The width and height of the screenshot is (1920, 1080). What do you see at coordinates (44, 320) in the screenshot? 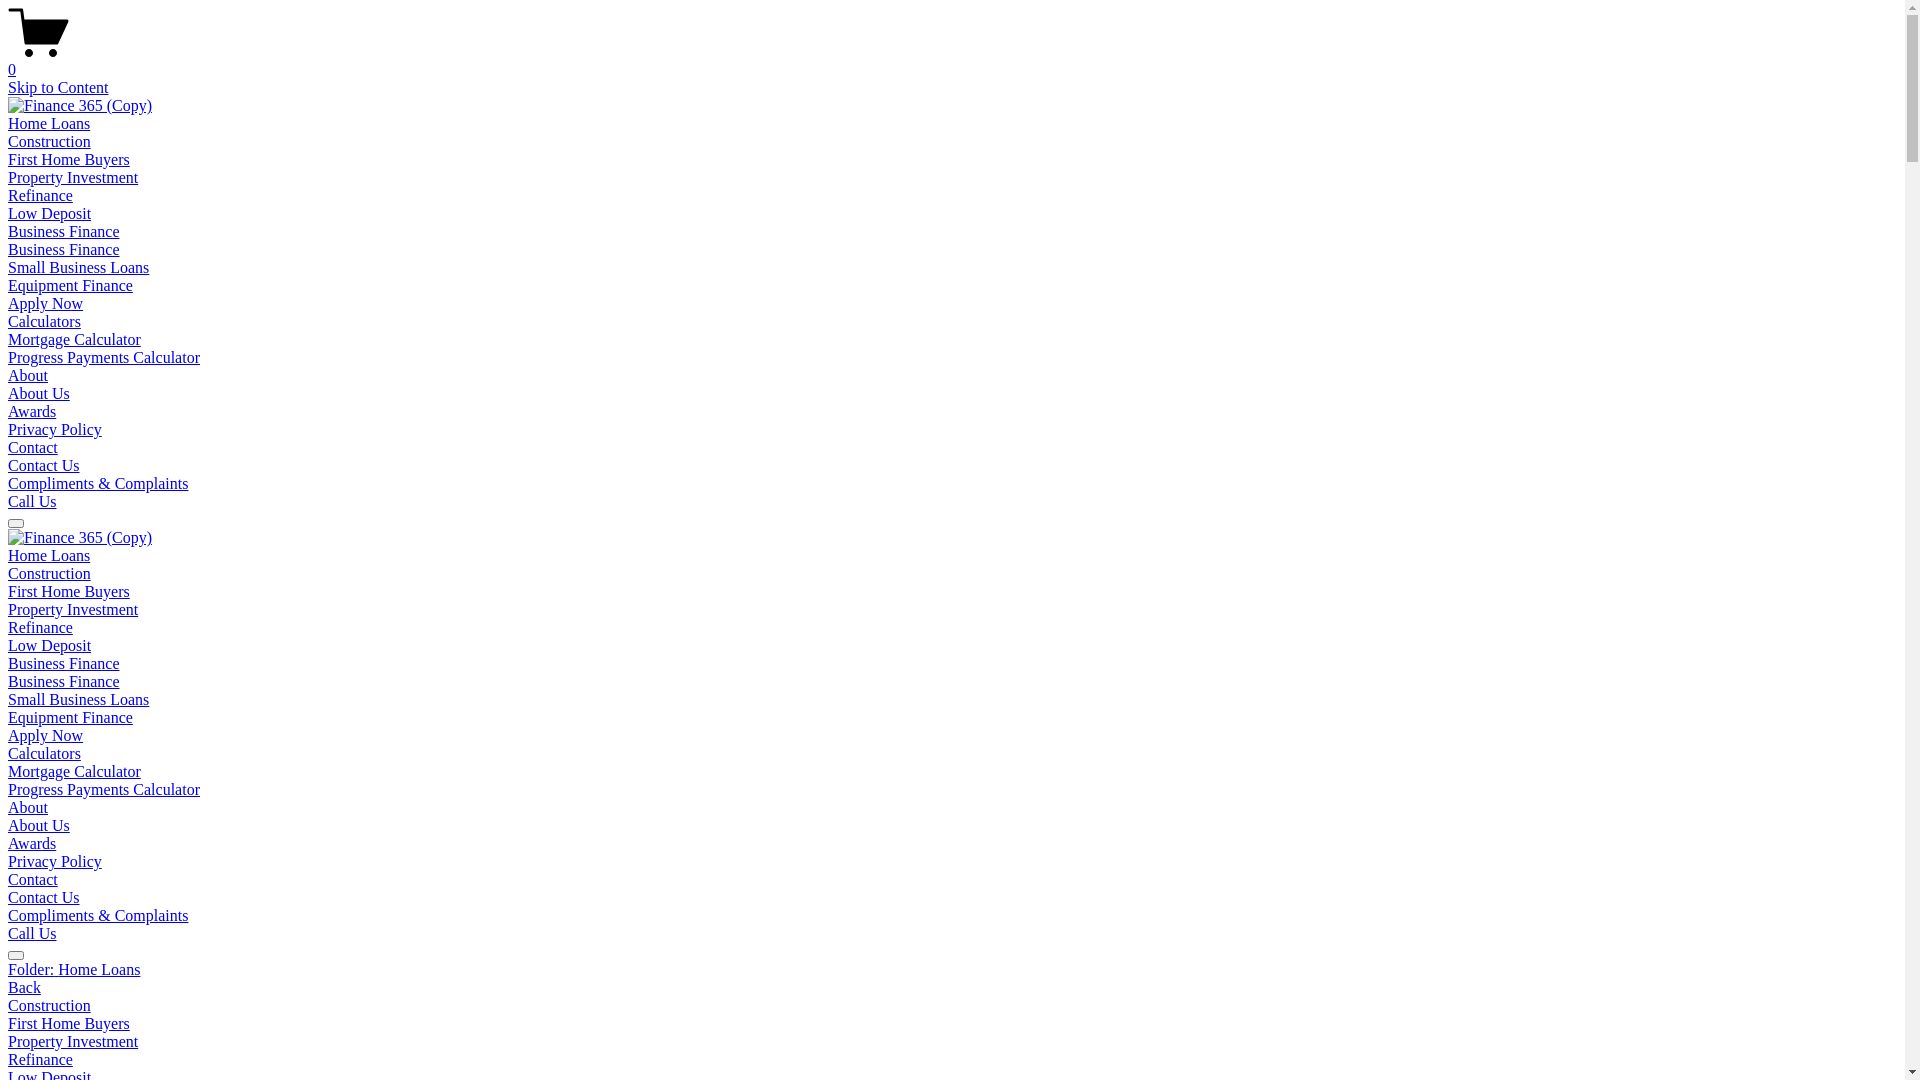
I see `'Calculators'` at bounding box center [44, 320].